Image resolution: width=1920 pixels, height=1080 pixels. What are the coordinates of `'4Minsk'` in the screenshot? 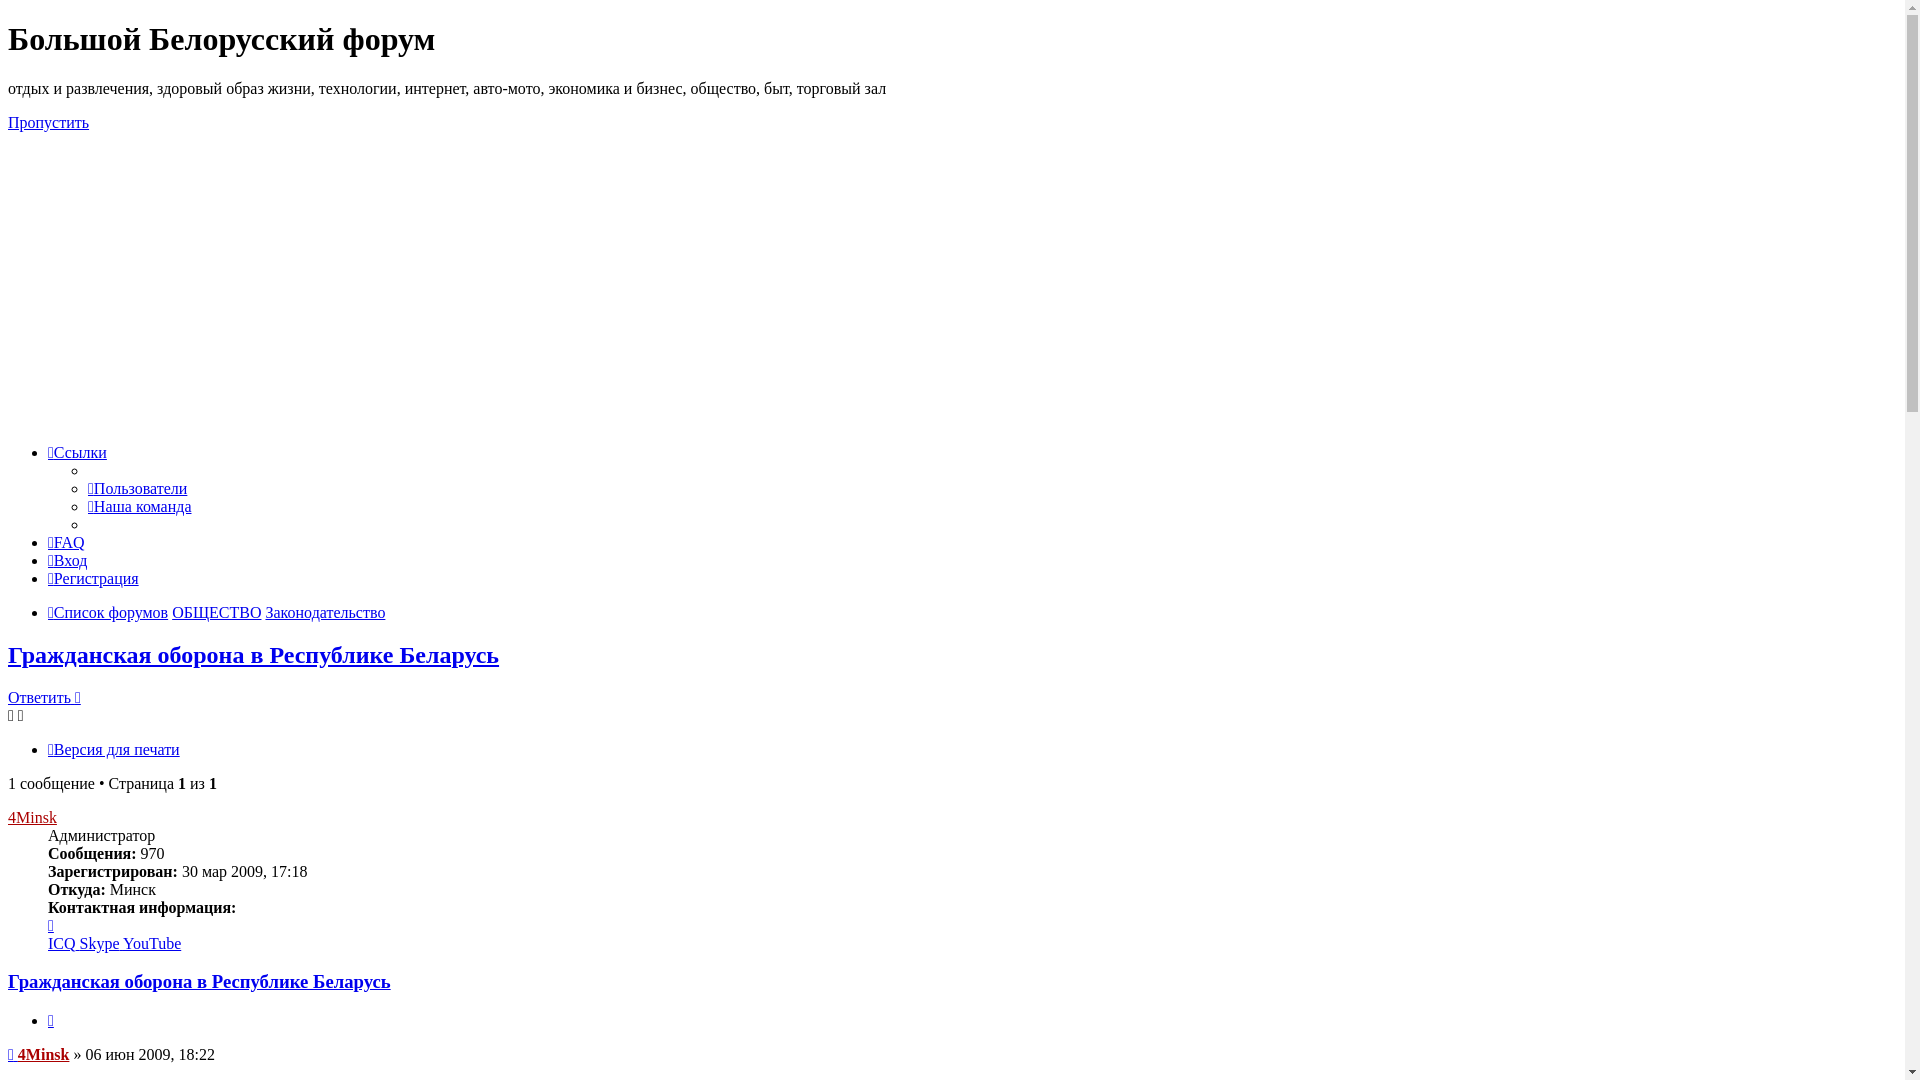 It's located at (43, 1053).